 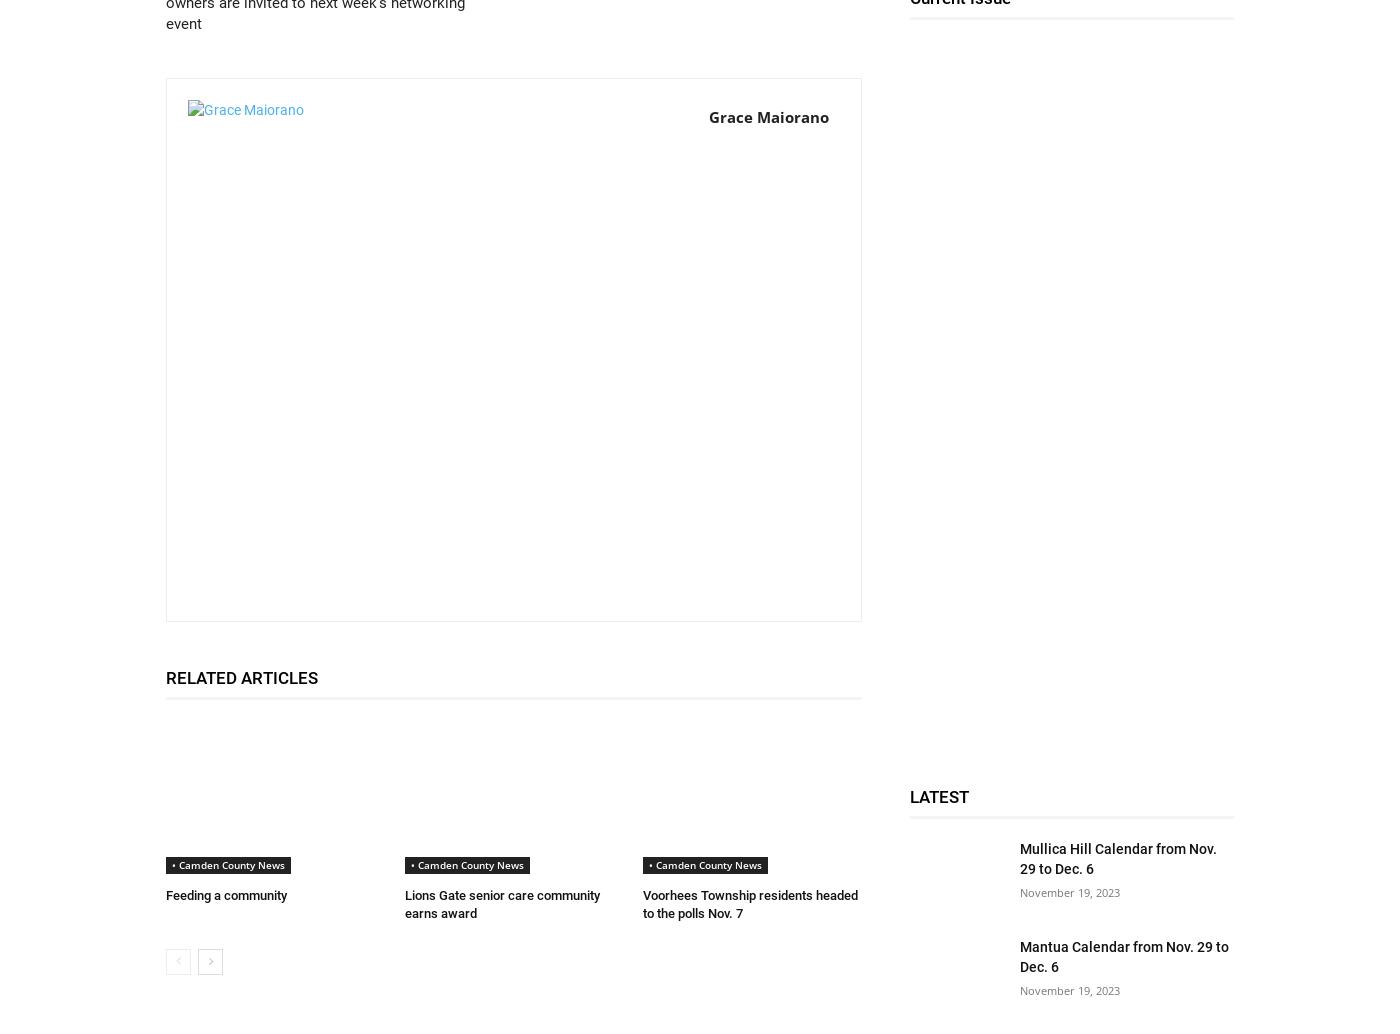 I want to click on 'Grace Maiorano', so click(x=769, y=117).